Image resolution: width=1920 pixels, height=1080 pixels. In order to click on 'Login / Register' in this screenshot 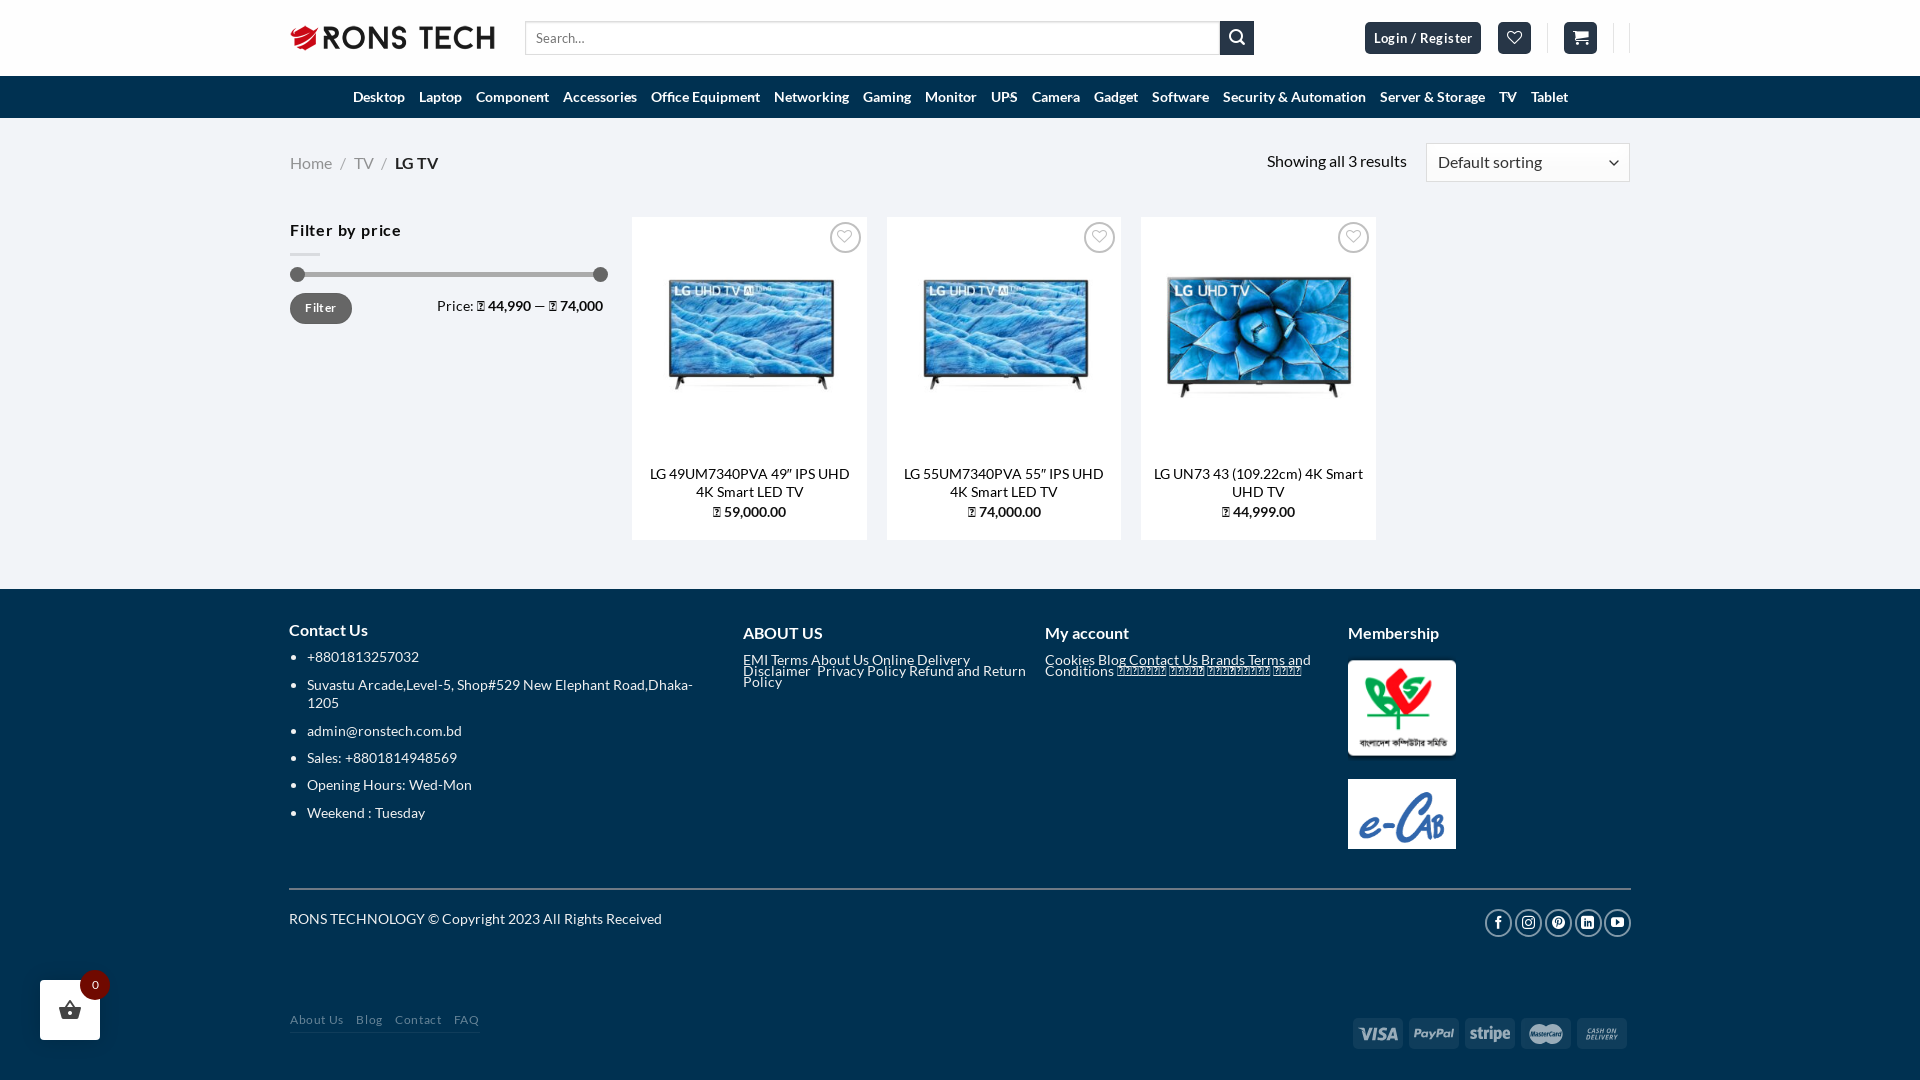, I will do `click(1422, 38)`.